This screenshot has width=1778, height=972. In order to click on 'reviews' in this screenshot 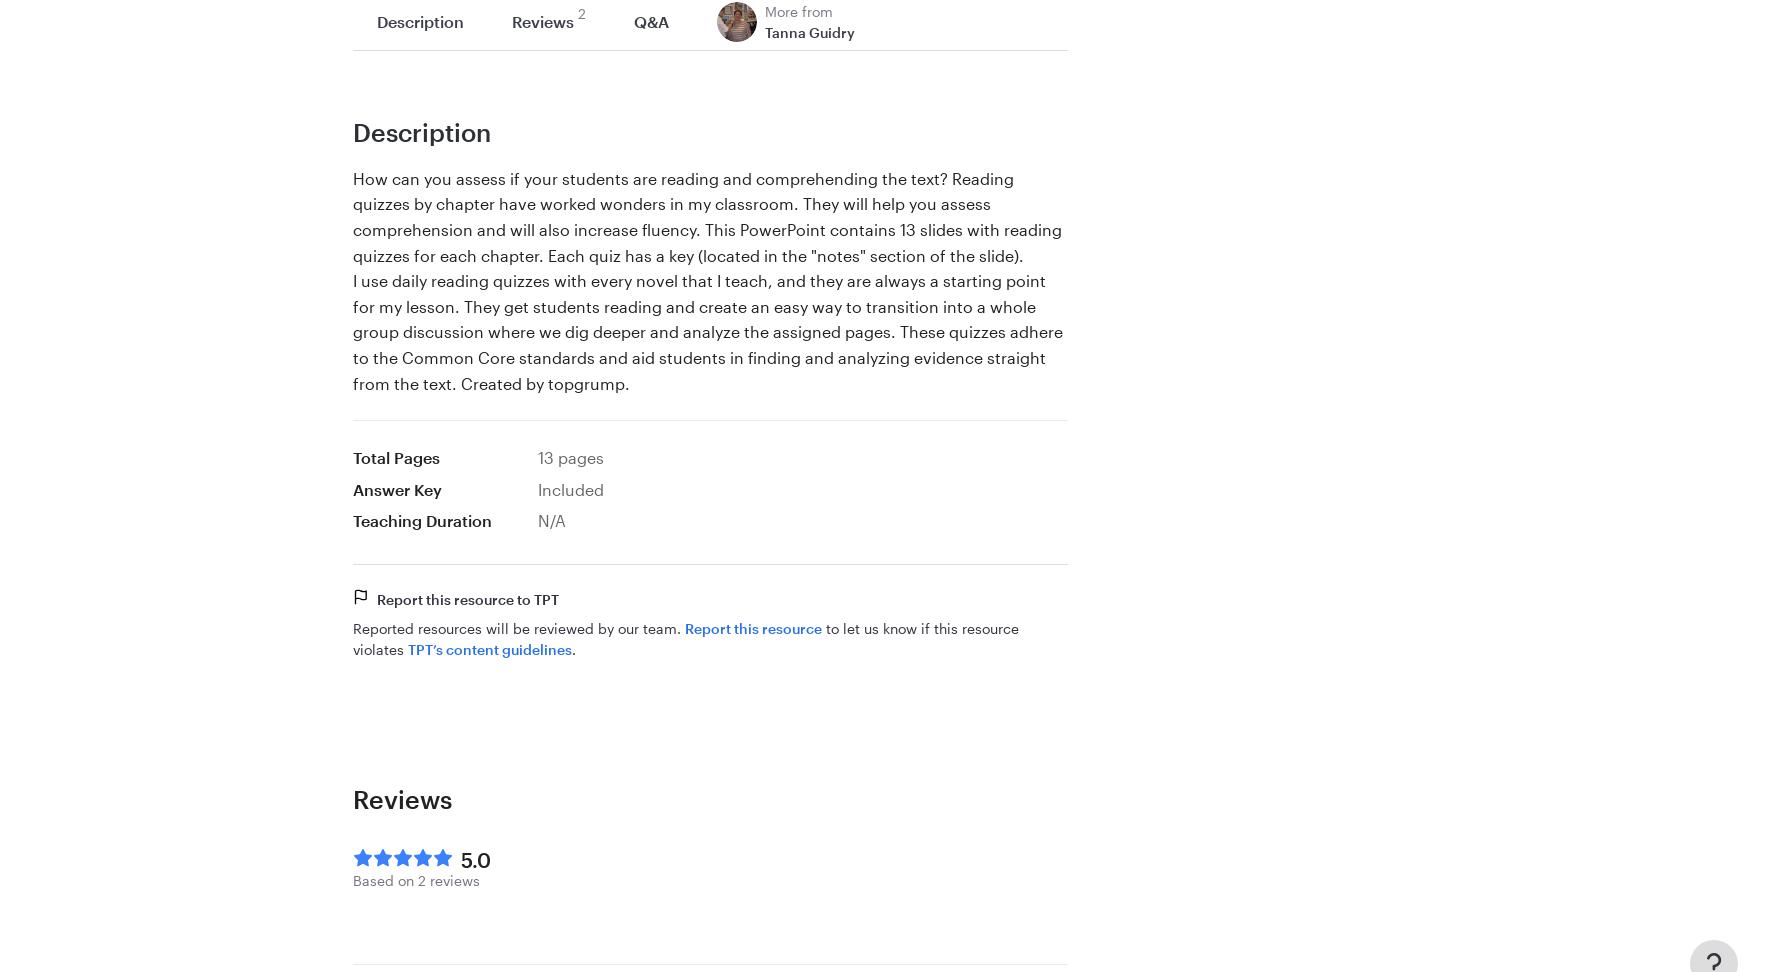, I will do `click(452, 879)`.